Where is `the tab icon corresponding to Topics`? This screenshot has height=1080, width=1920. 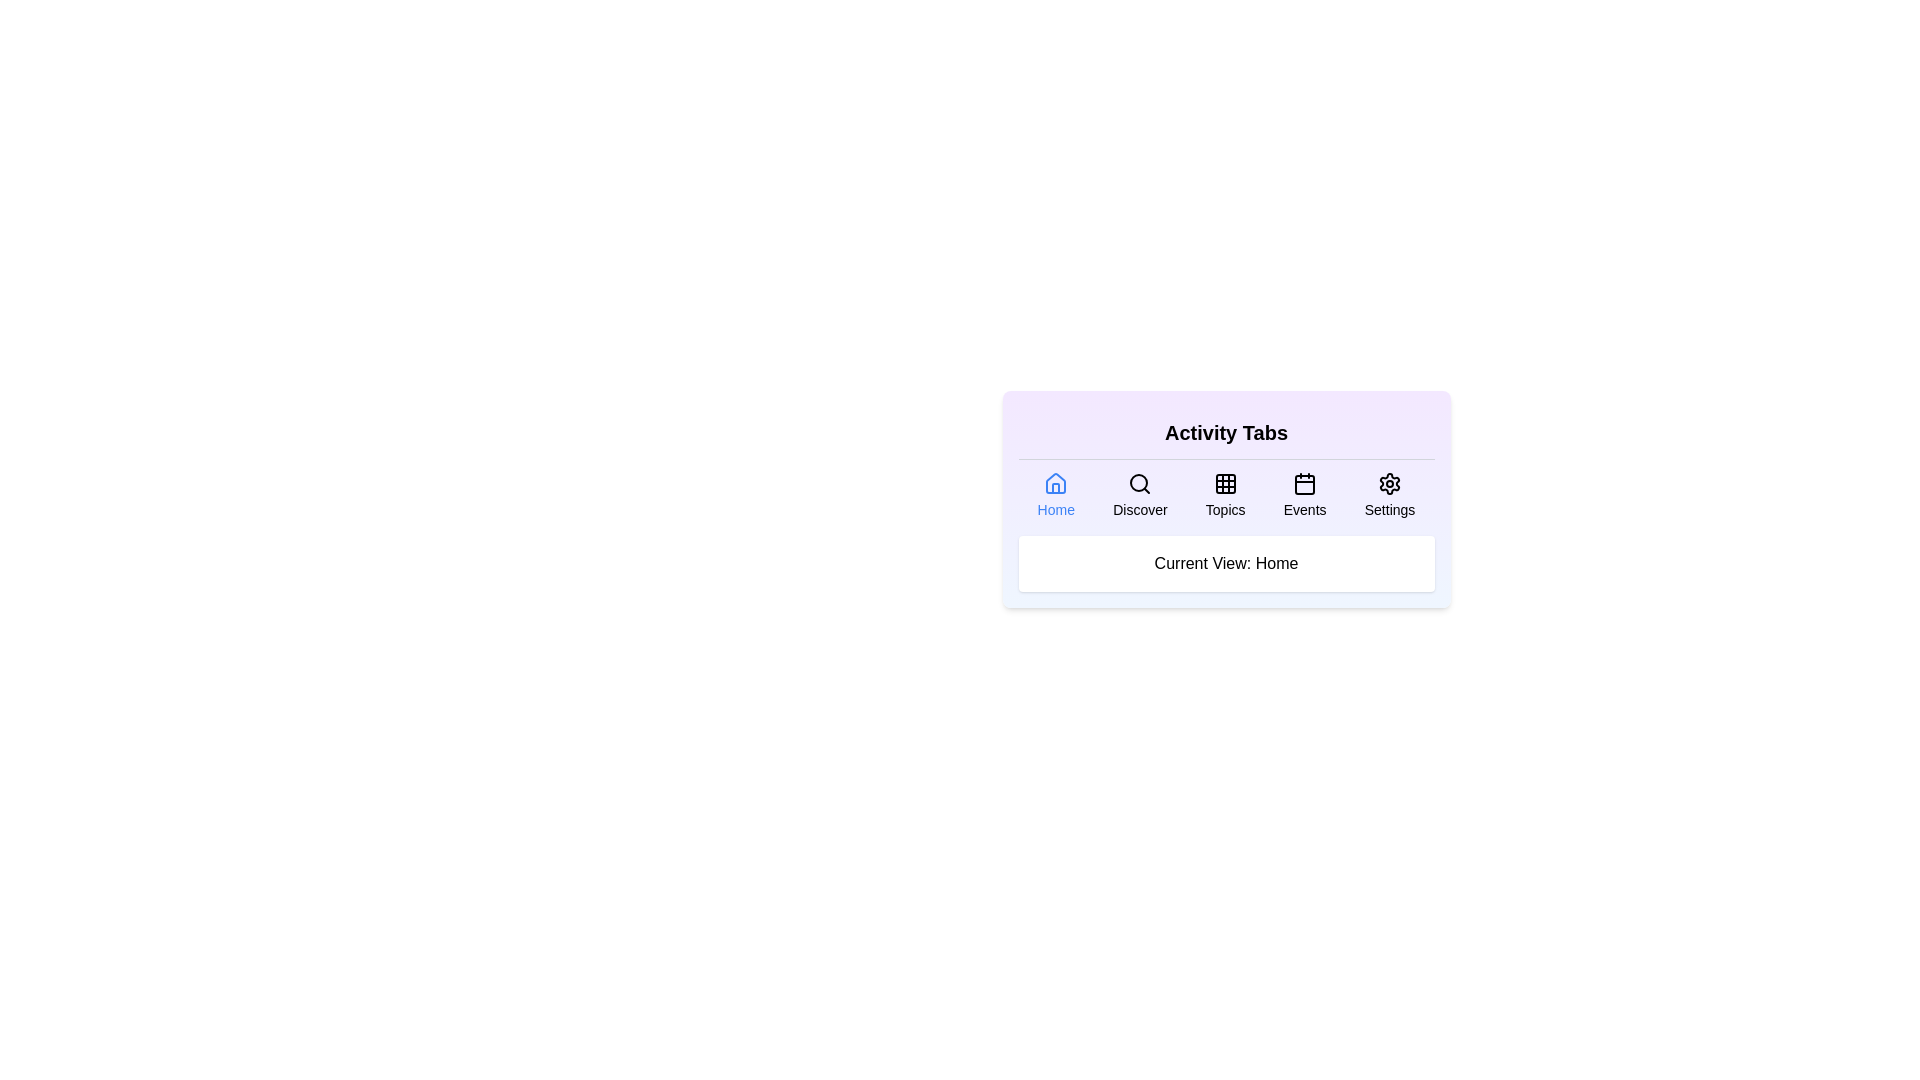 the tab icon corresponding to Topics is located at coordinates (1224, 495).